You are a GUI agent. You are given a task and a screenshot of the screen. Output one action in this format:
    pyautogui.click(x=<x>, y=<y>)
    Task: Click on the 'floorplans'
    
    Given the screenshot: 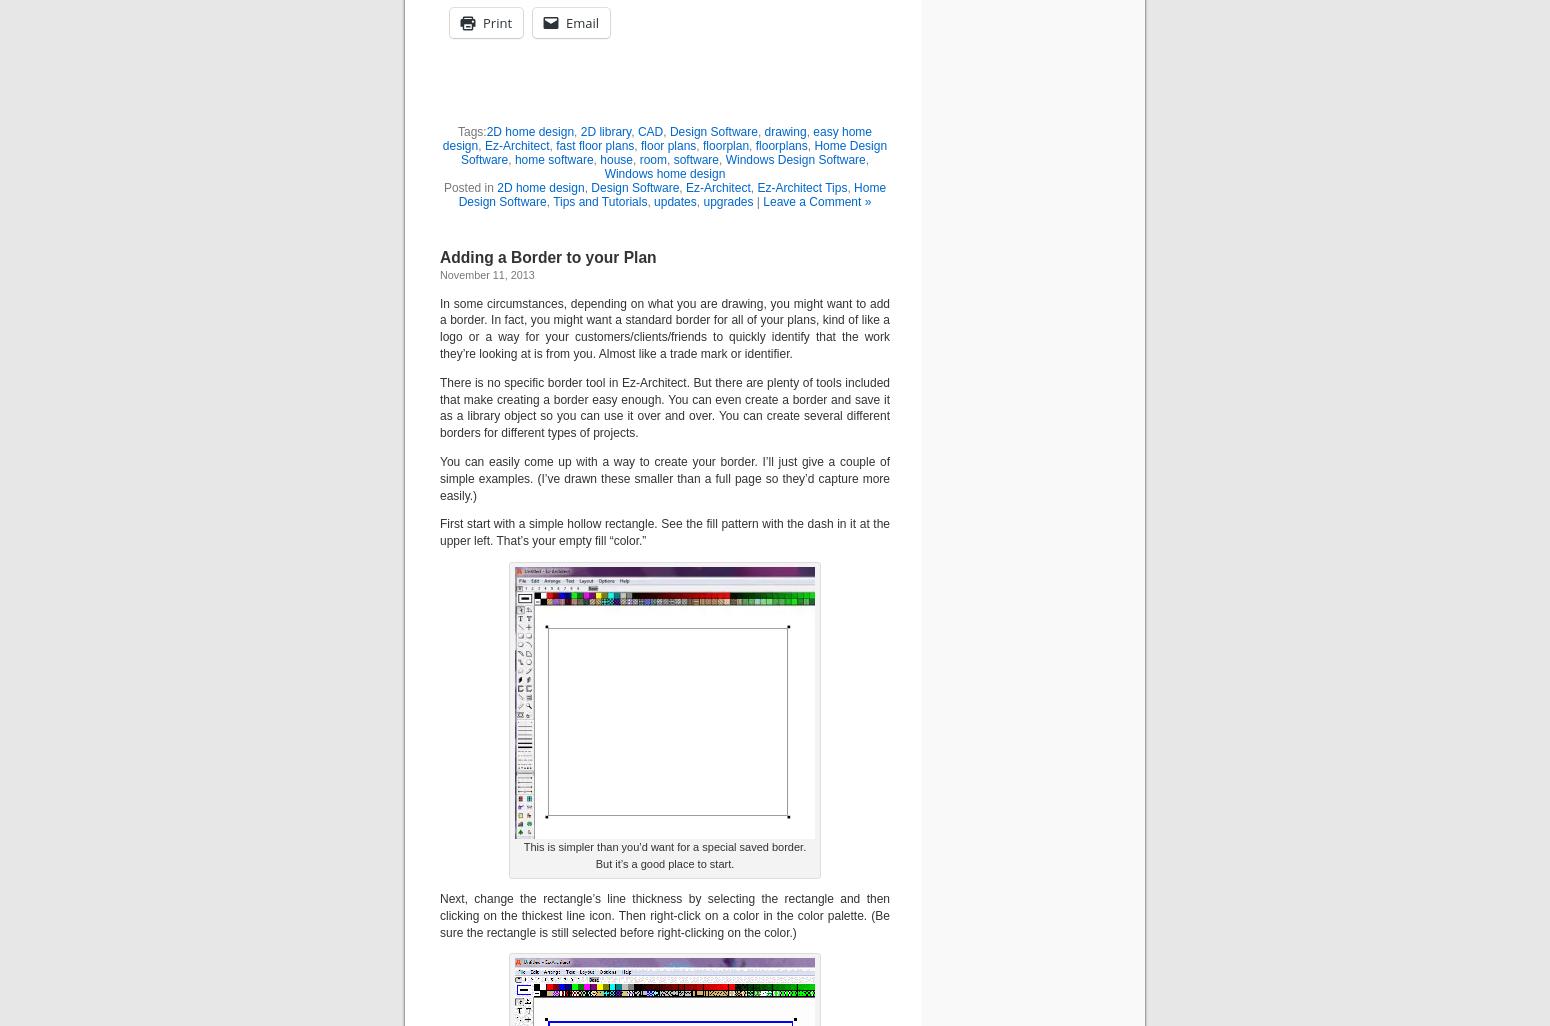 What is the action you would take?
    pyautogui.click(x=780, y=145)
    